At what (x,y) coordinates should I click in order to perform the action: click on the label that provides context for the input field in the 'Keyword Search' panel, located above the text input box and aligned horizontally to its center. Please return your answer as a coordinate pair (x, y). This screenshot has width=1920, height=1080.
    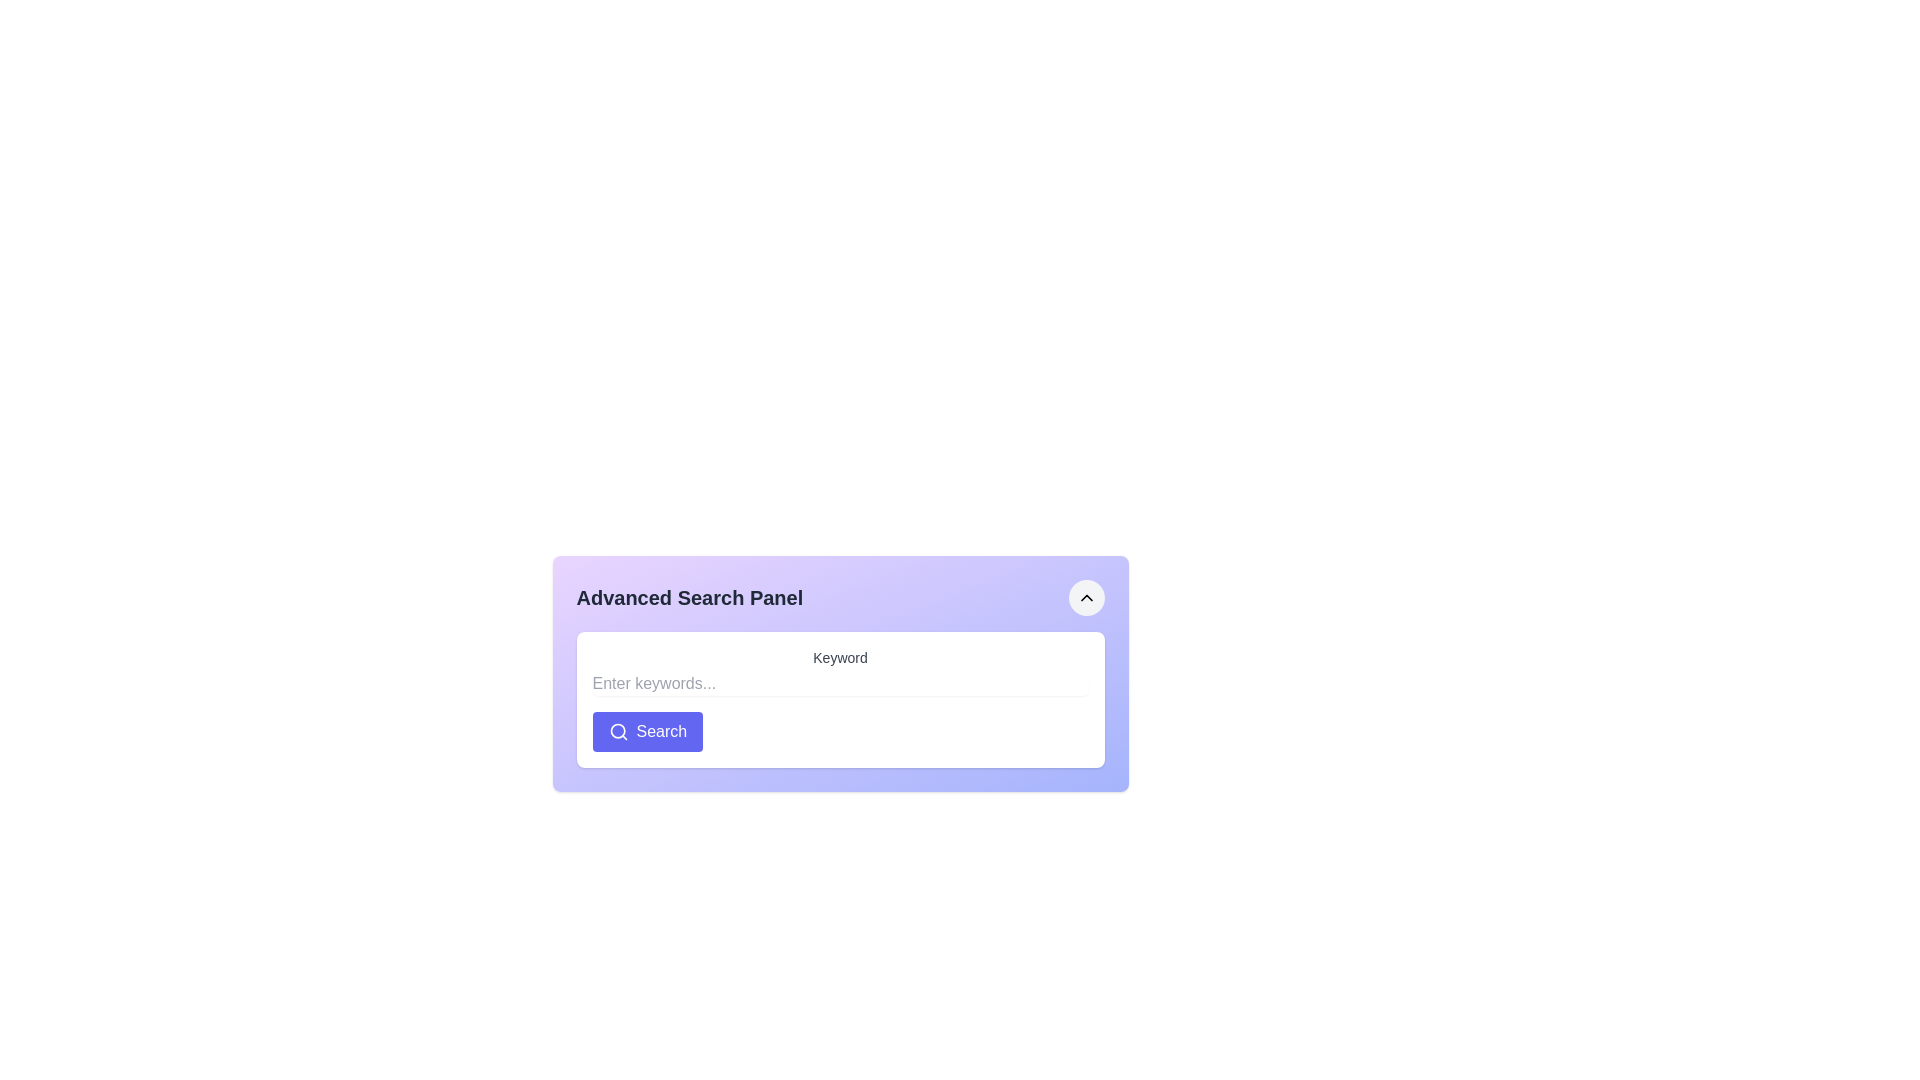
    Looking at the image, I should click on (840, 671).